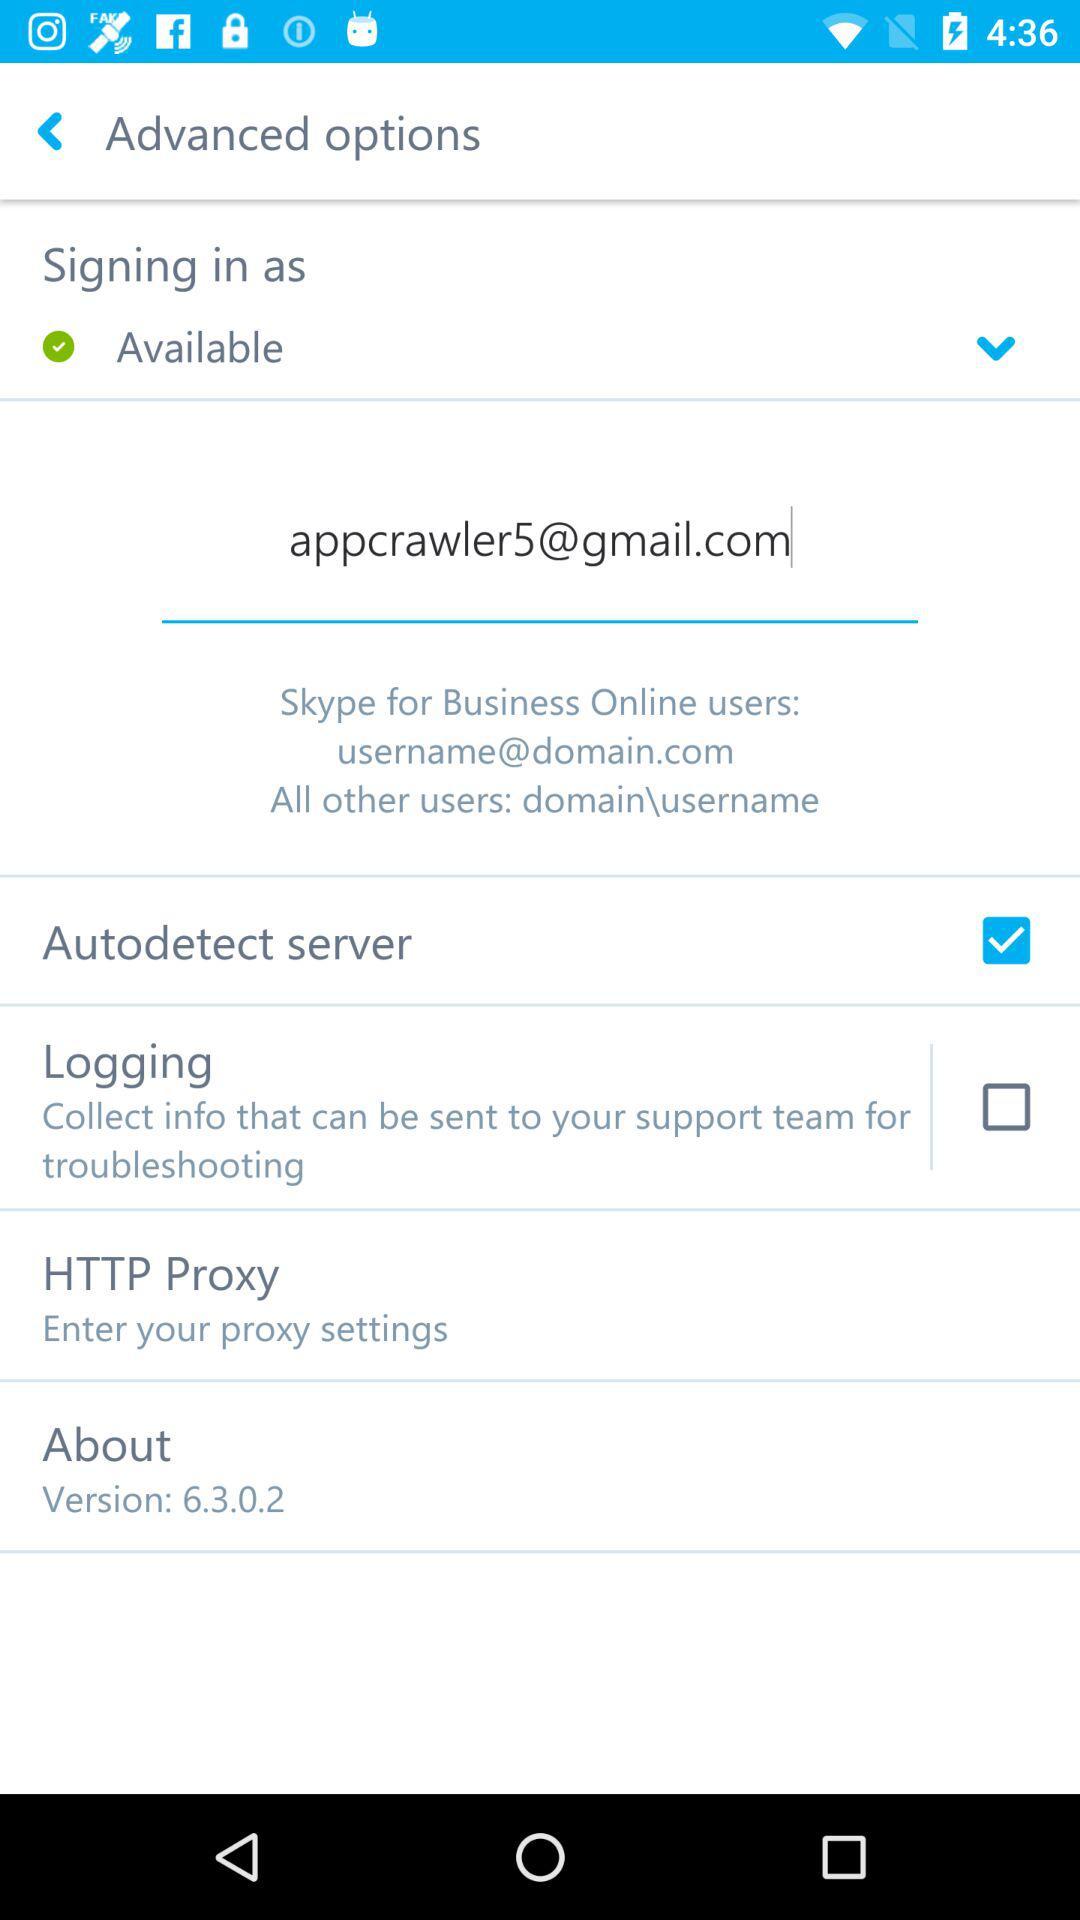 This screenshot has height=1920, width=1080. What do you see at coordinates (1006, 1106) in the screenshot?
I see `check mark logging` at bounding box center [1006, 1106].